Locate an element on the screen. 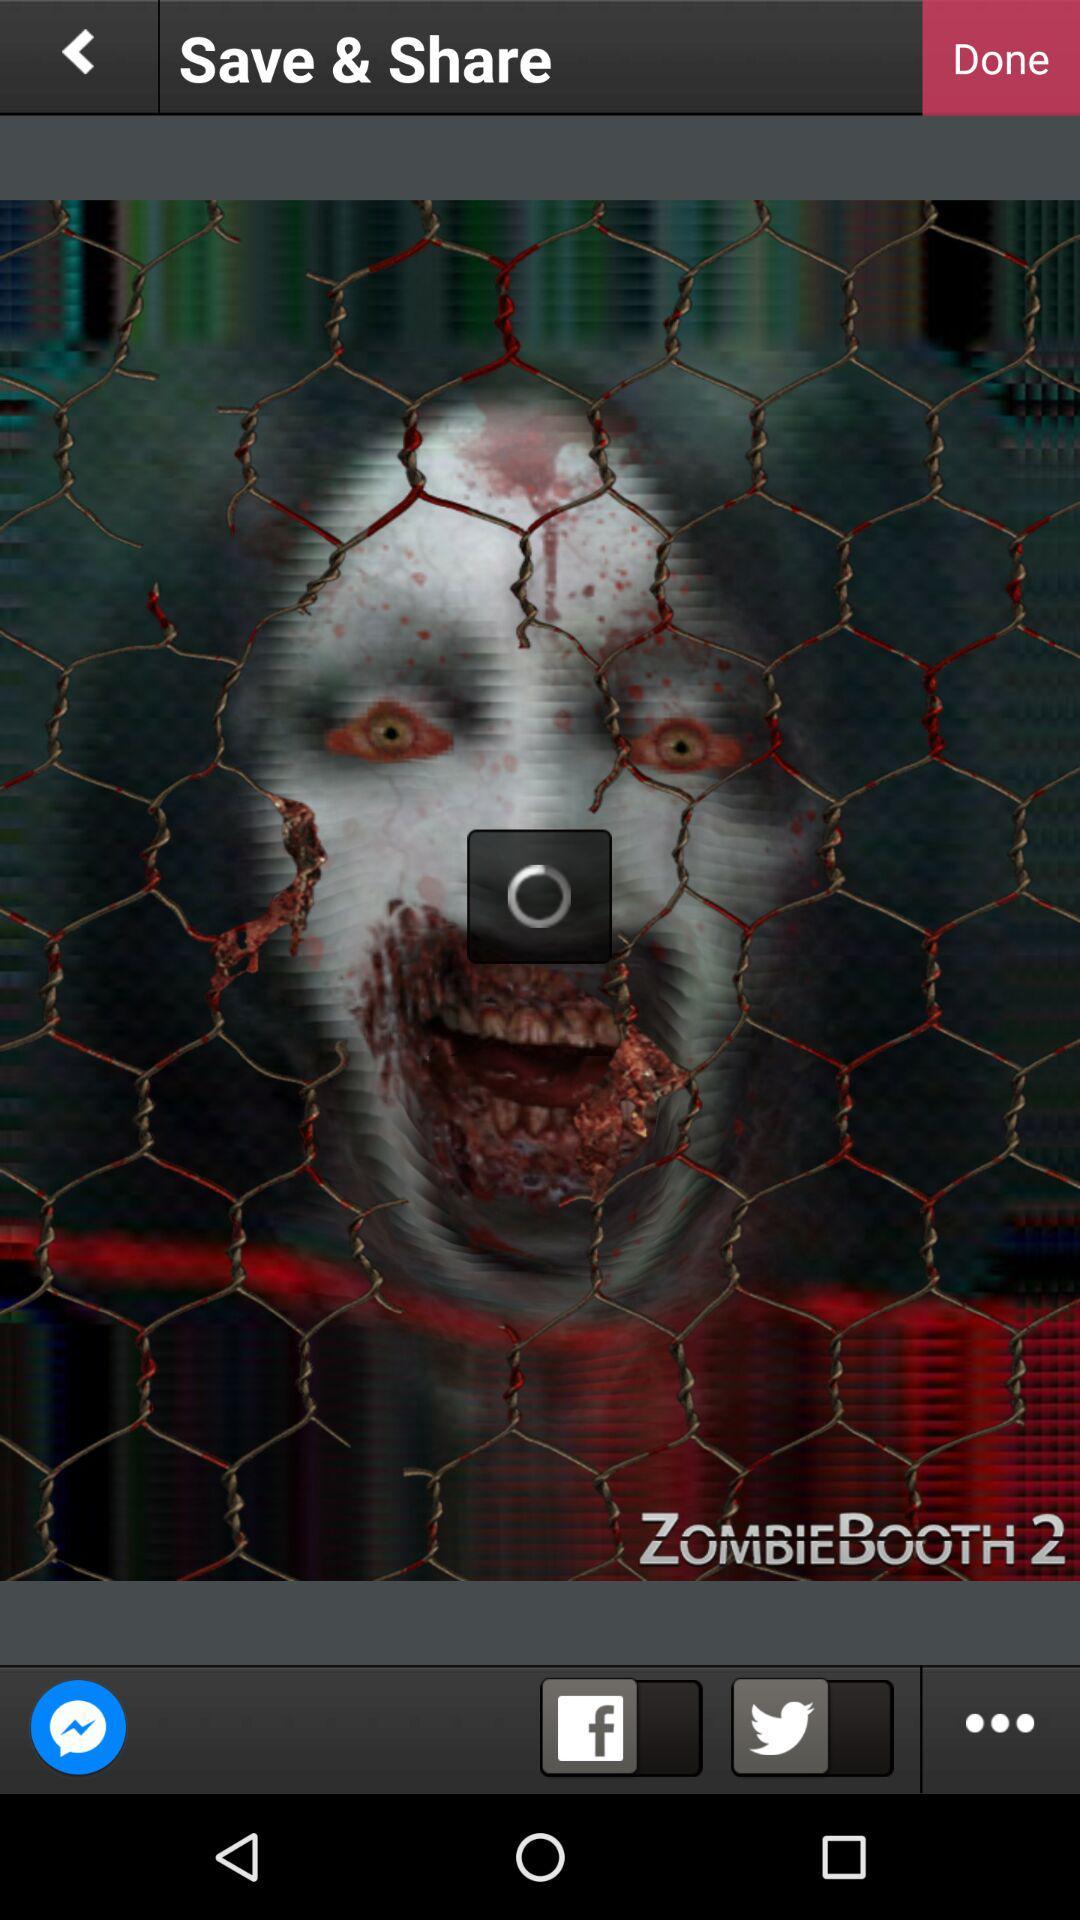 This screenshot has width=1080, height=1920. tweet is located at coordinates (812, 1727).